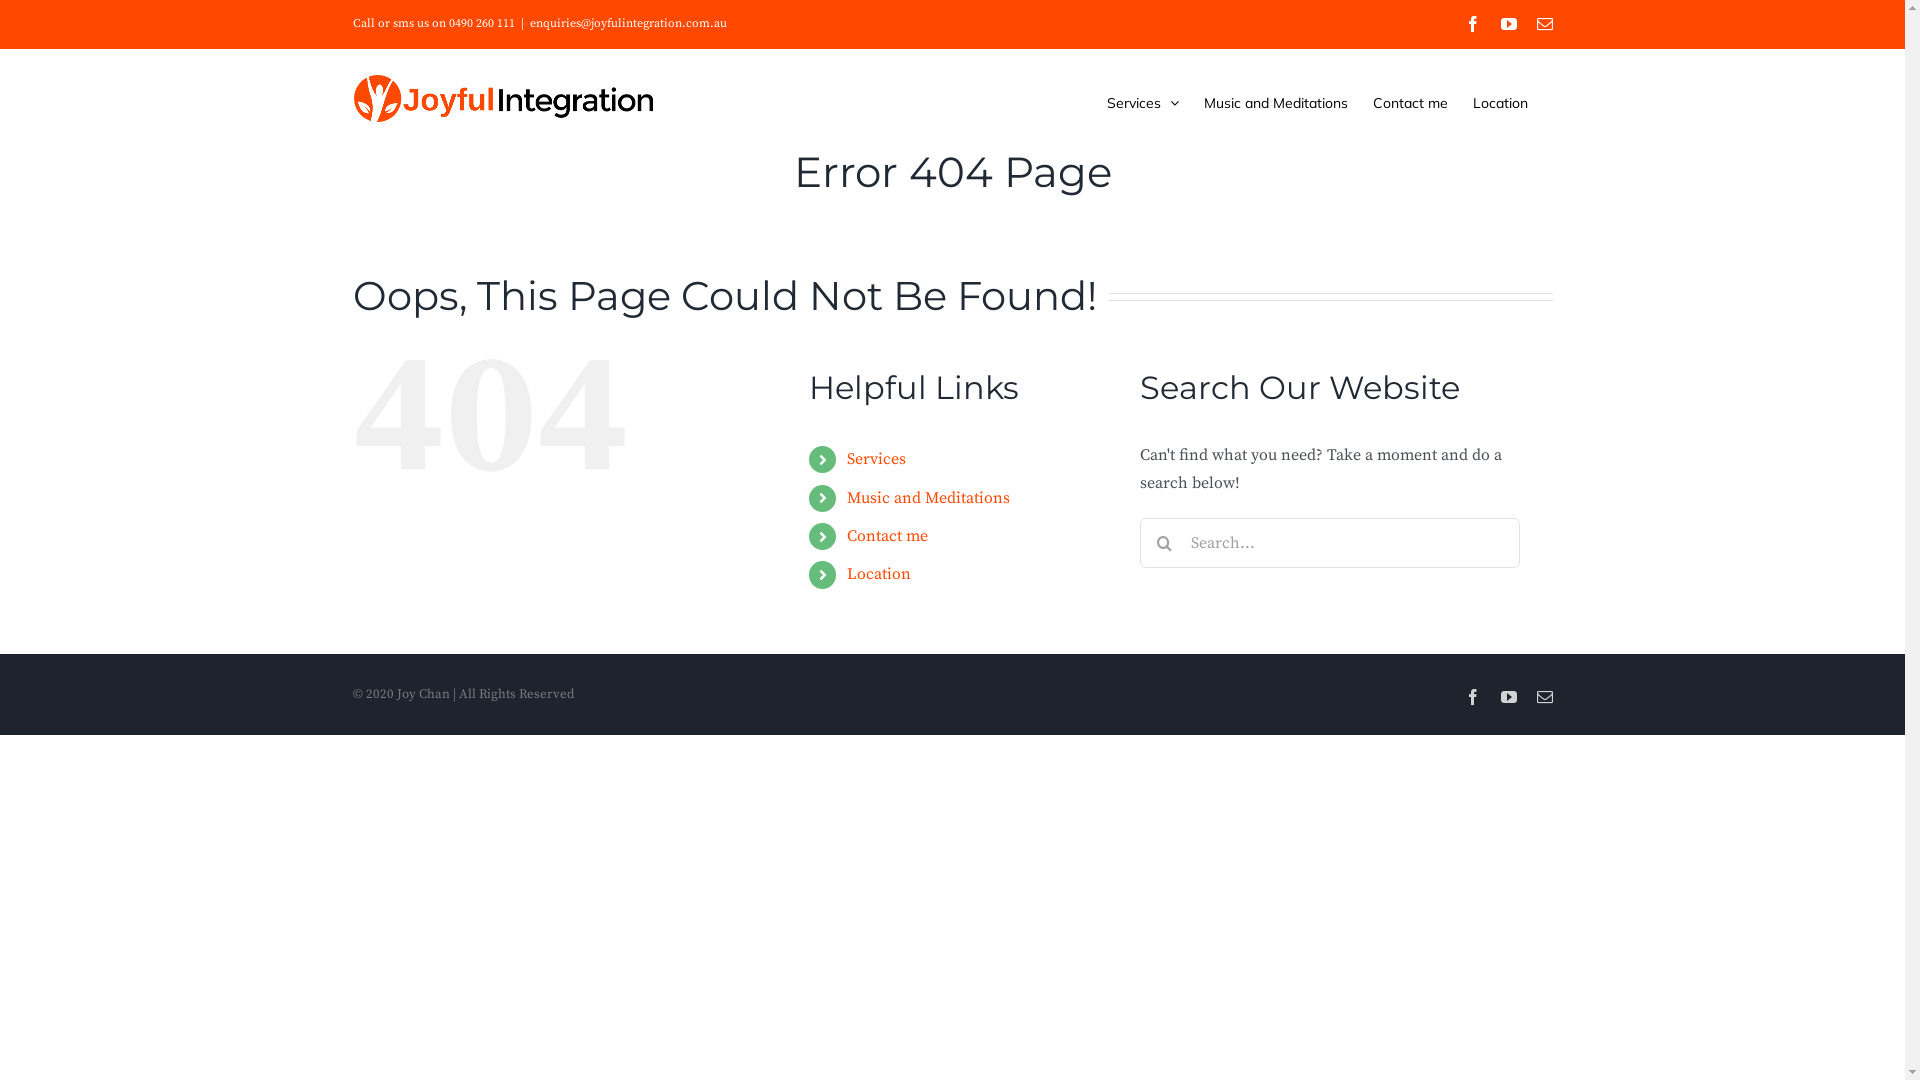 The image size is (1920, 1080). Describe the element at coordinates (627, 23) in the screenshot. I see `'enquiries@joyfulintegration.com.au'` at that location.